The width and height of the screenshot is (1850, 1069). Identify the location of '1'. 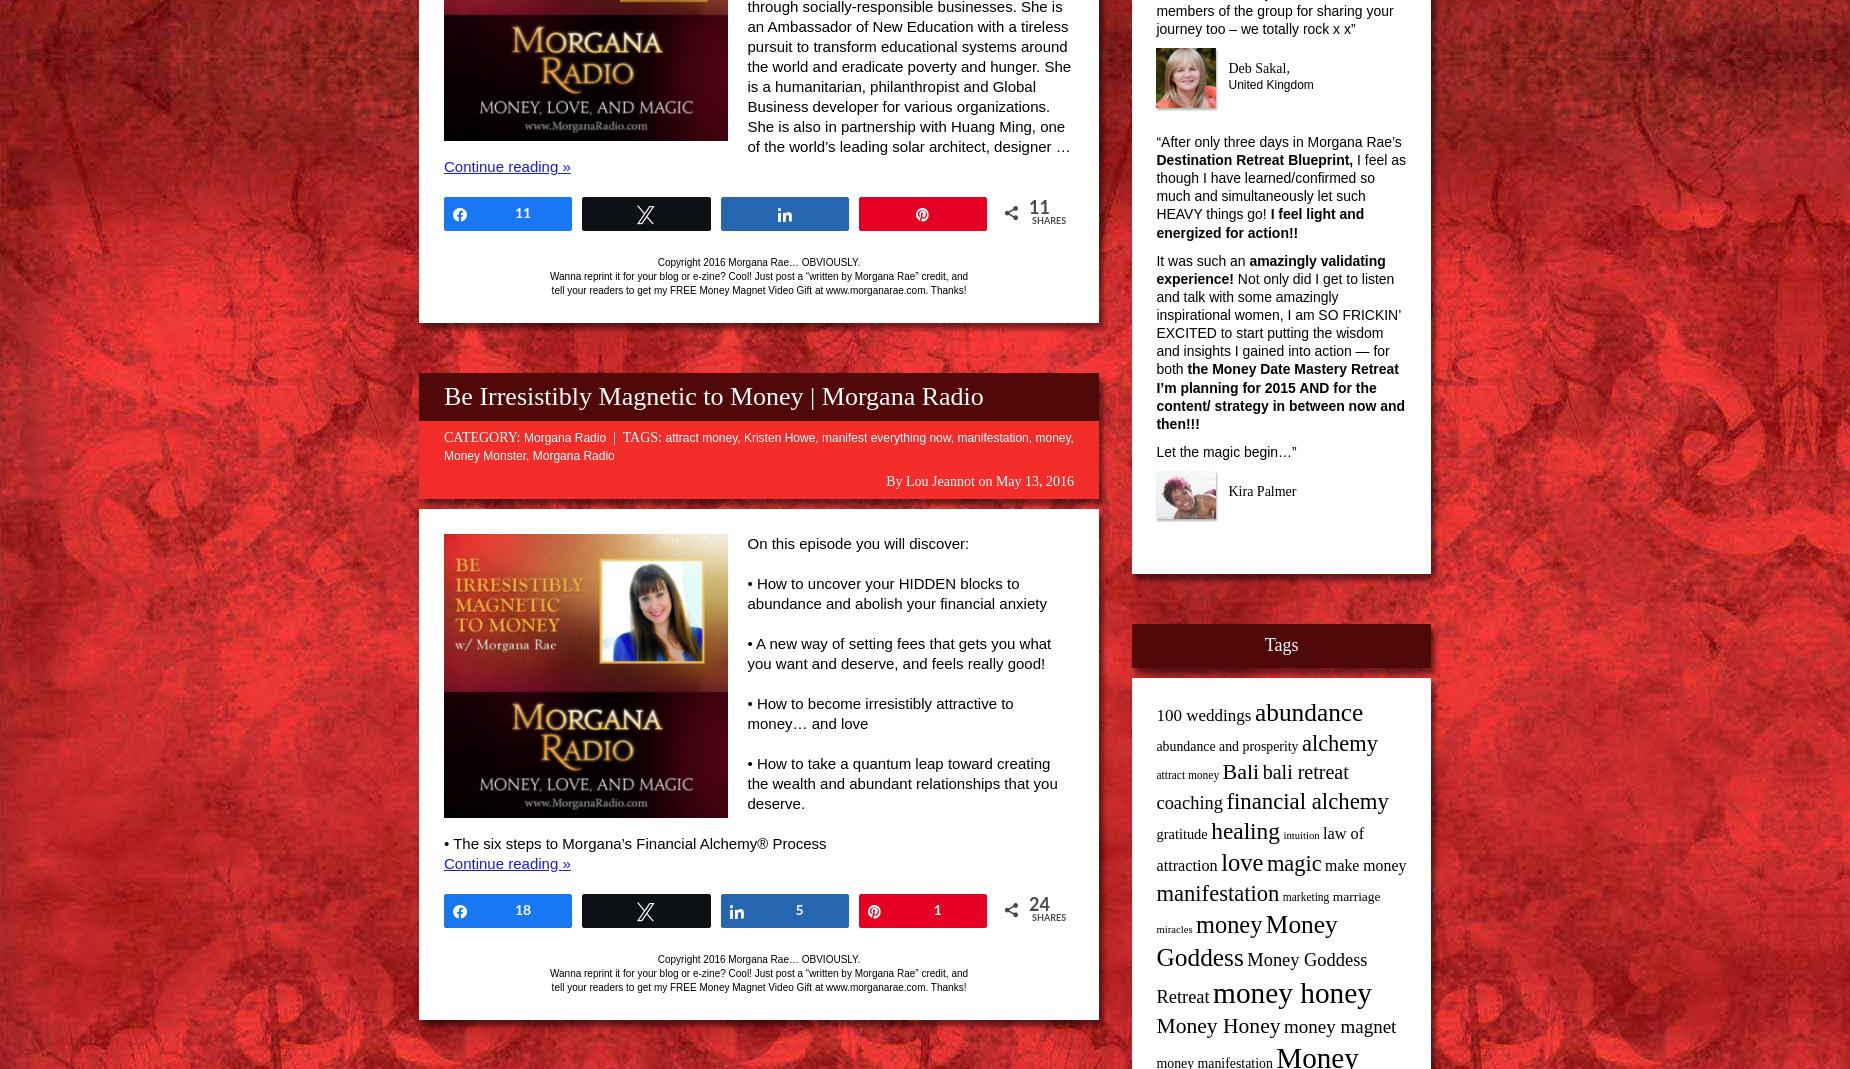
(936, 909).